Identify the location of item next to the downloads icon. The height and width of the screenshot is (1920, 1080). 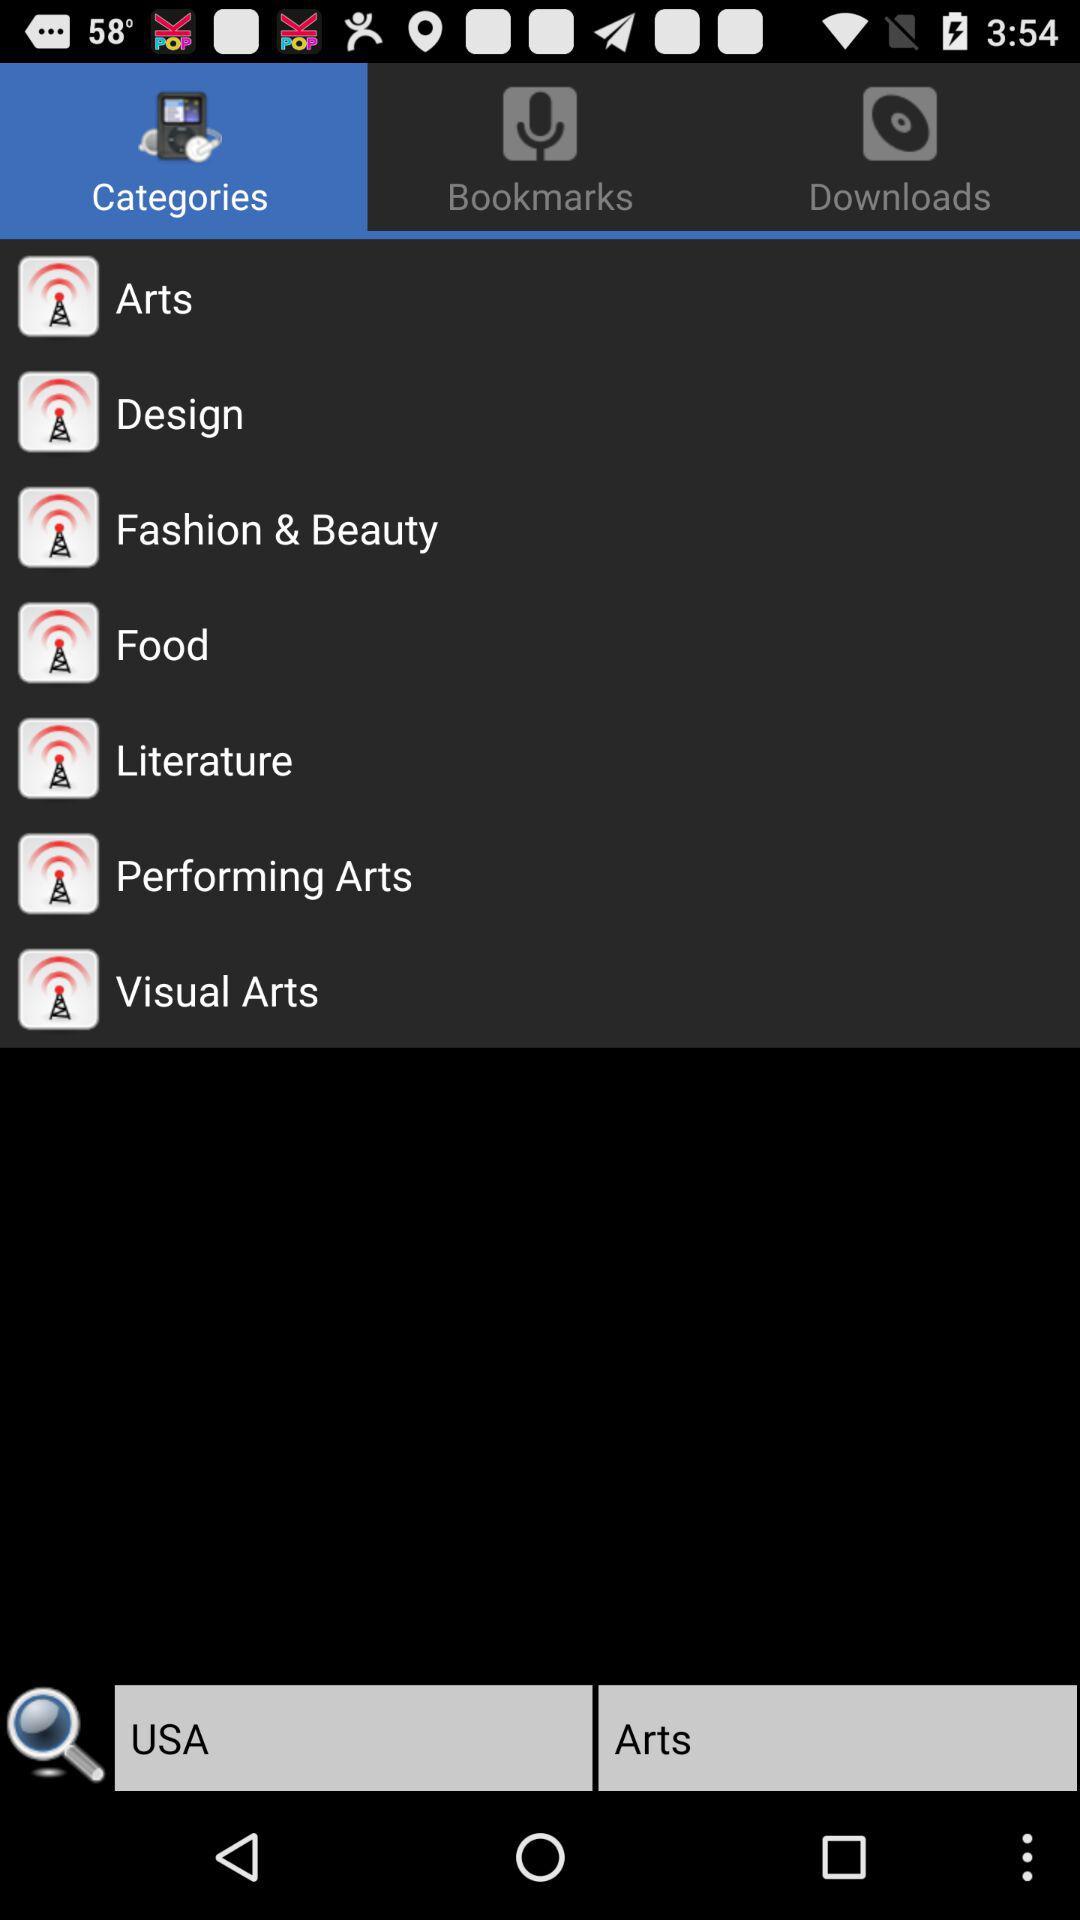
(183, 146).